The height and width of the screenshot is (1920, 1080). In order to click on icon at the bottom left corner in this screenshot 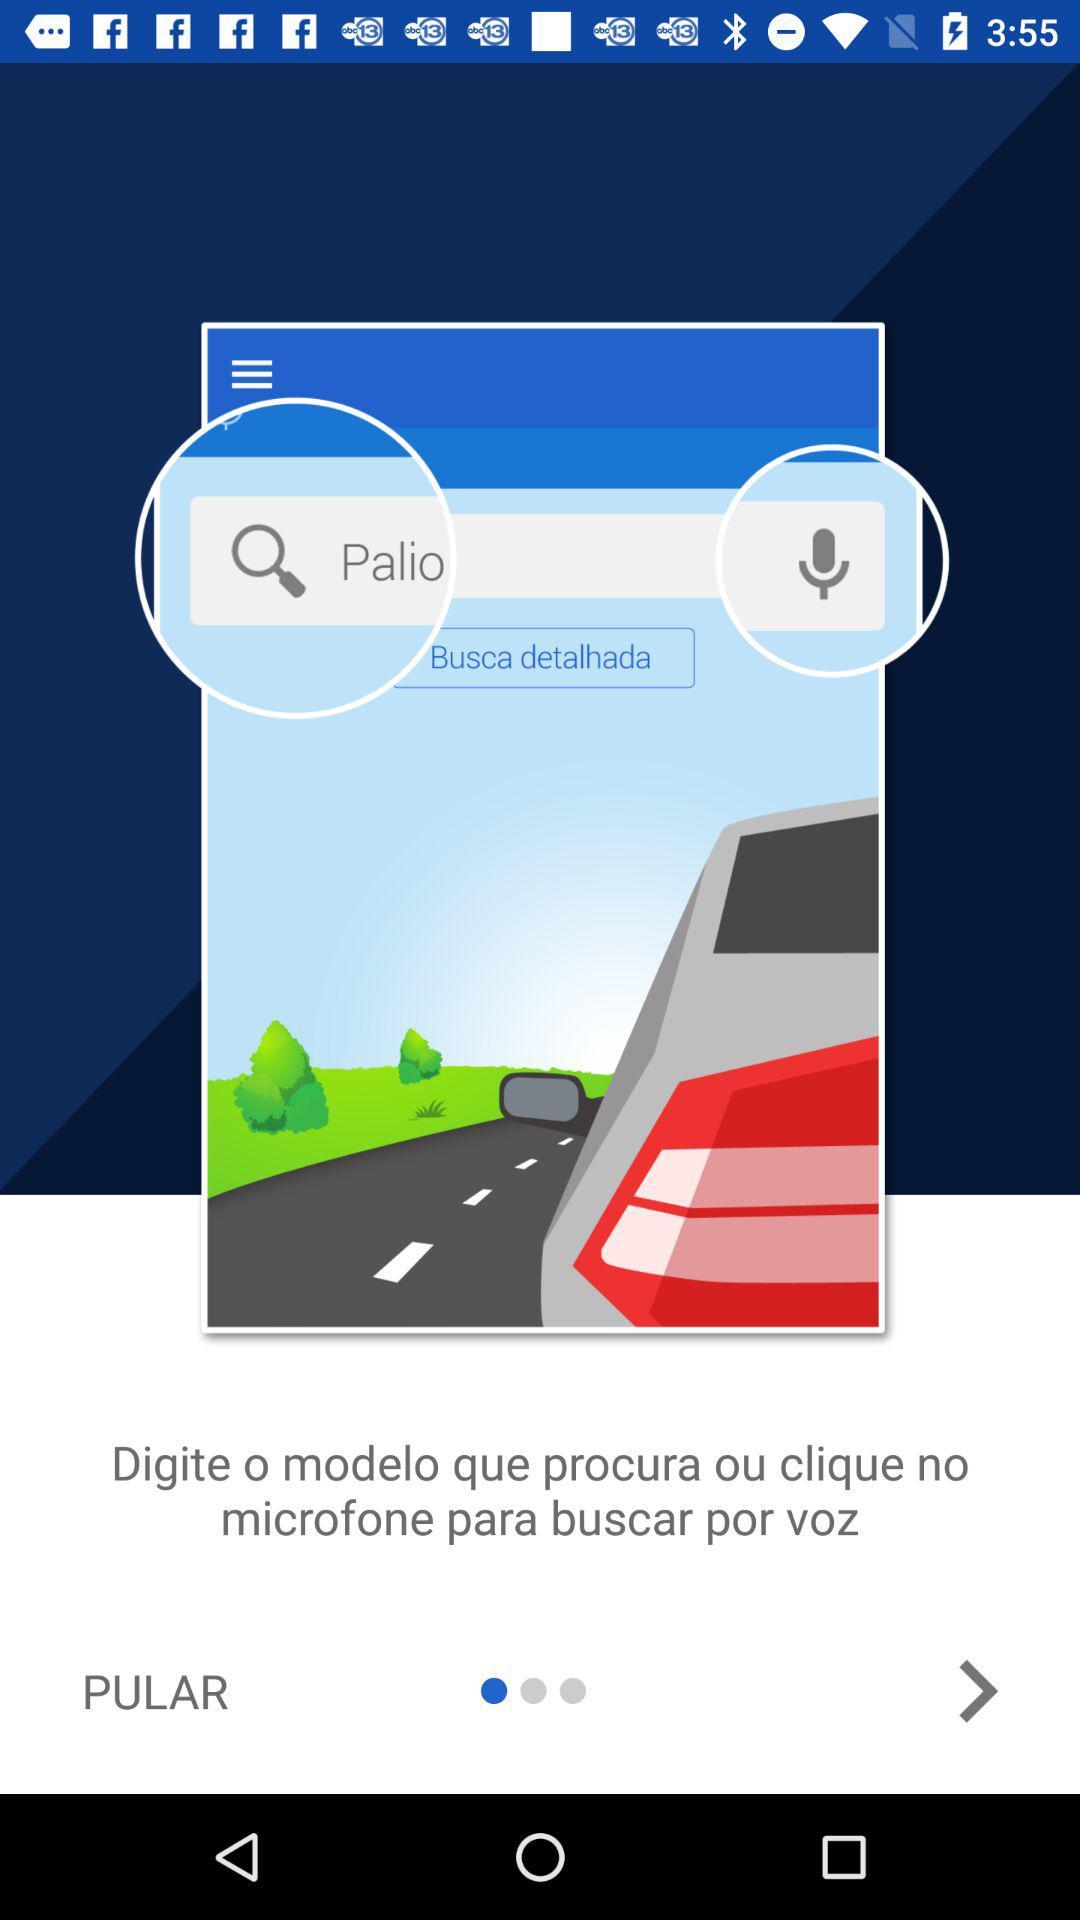, I will do `click(154, 1690)`.